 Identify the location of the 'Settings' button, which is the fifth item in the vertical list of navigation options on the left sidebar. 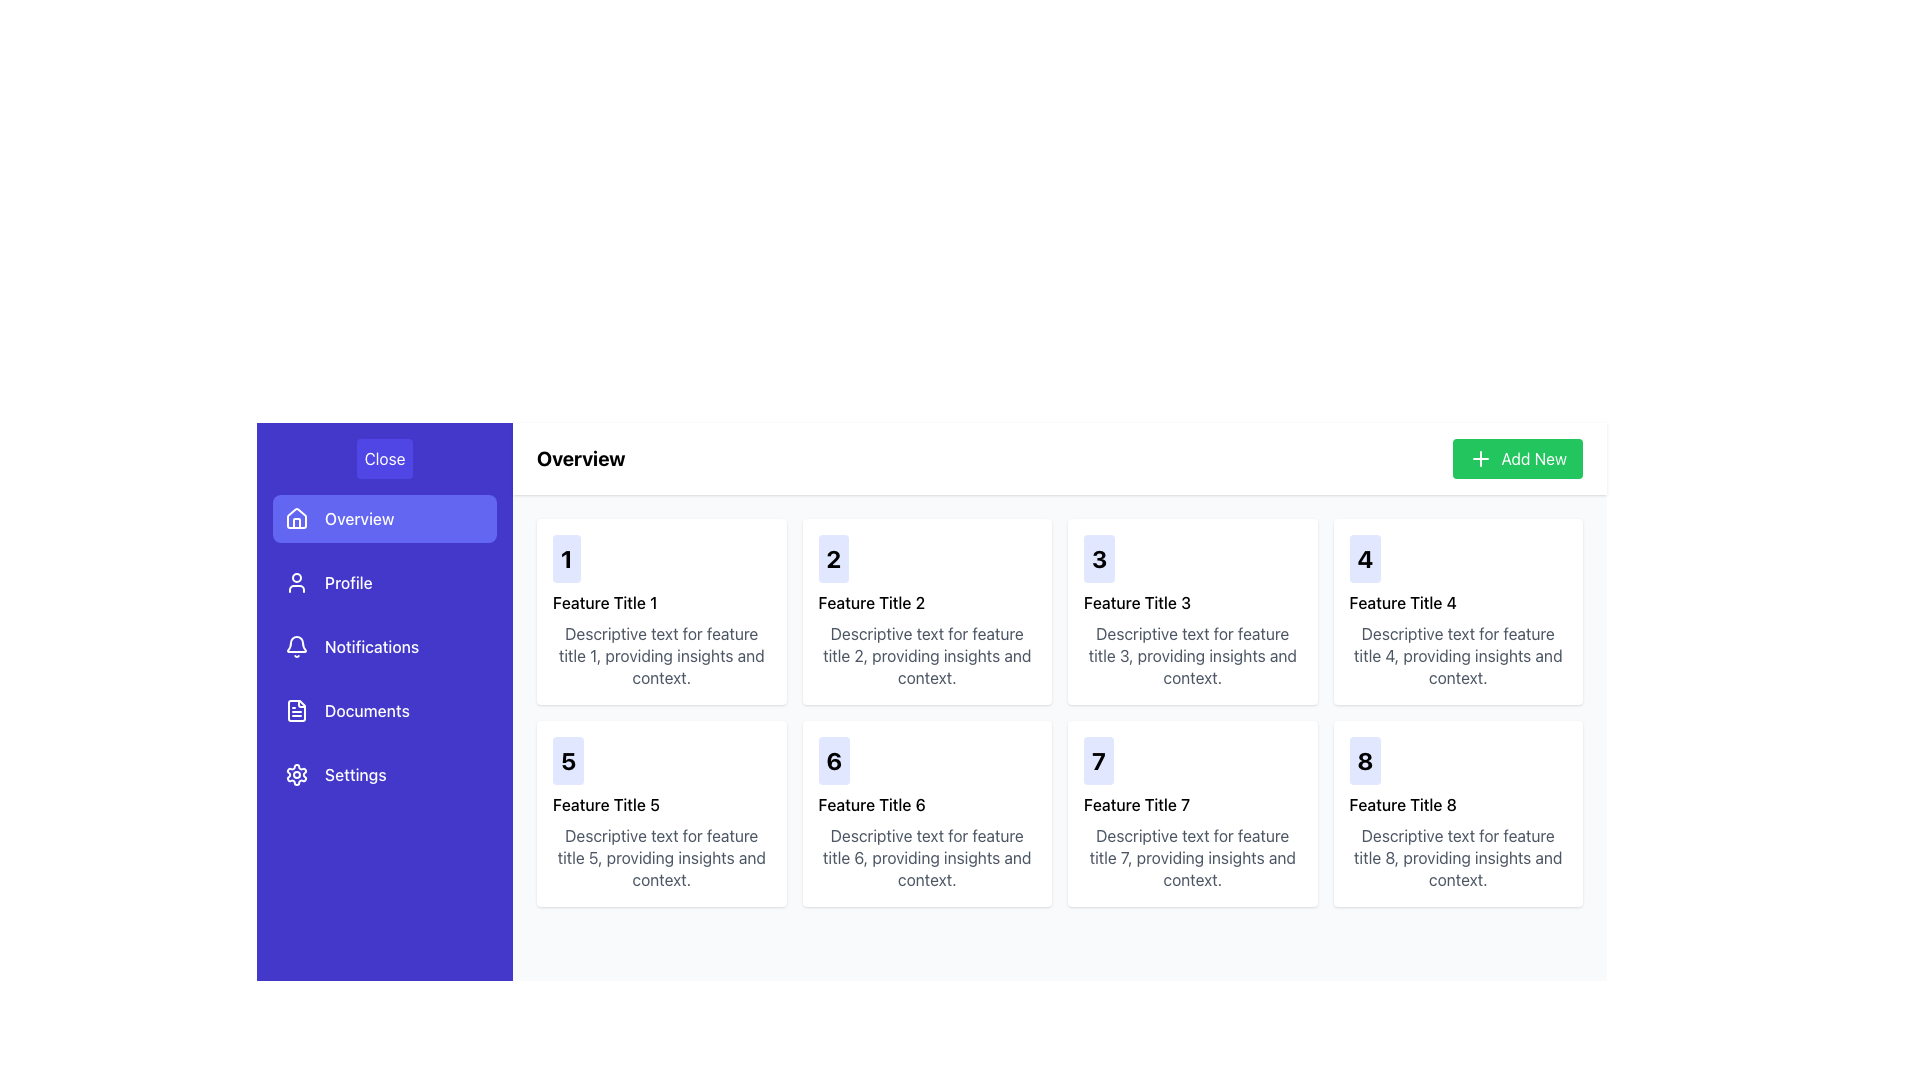
(384, 774).